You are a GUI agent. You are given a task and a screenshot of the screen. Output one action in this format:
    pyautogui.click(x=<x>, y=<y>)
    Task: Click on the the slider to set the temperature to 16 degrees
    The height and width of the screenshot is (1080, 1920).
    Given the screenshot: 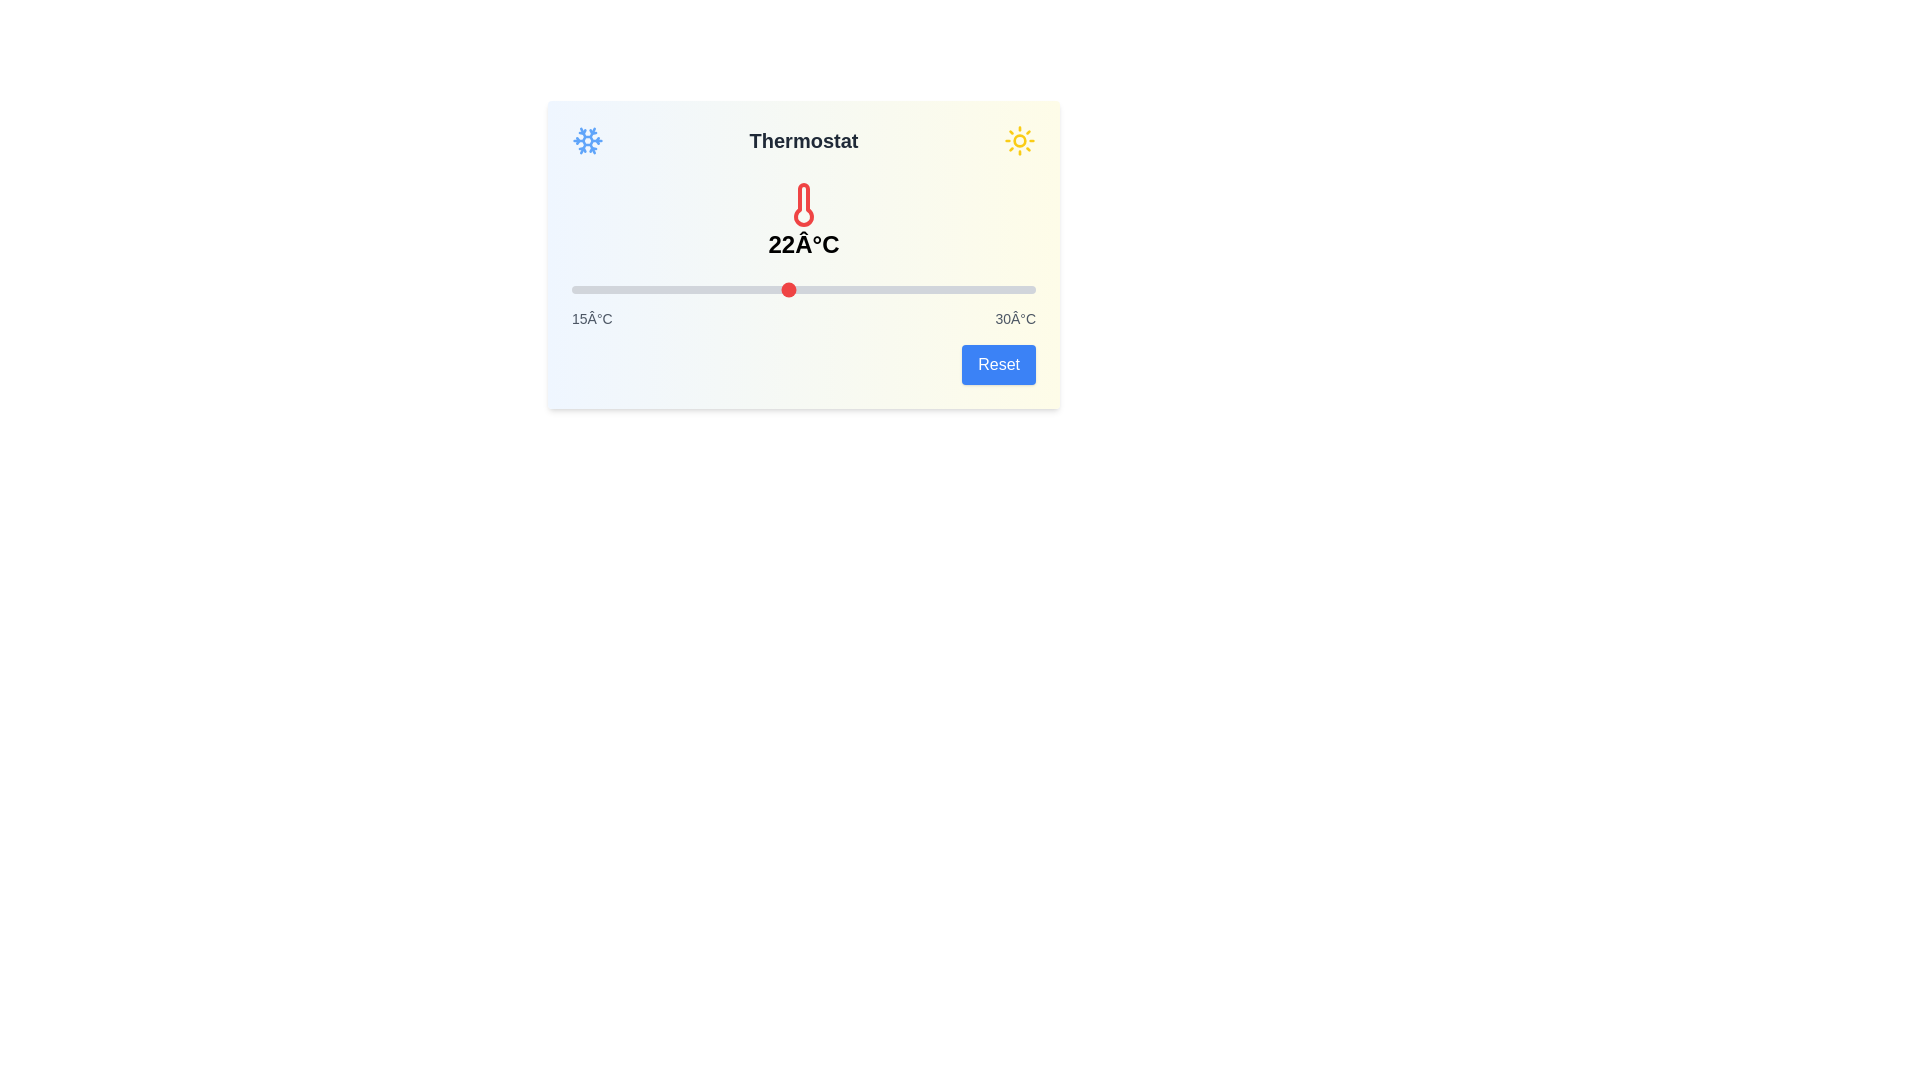 What is the action you would take?
    pyautogui.click(x=601, y=289)
    